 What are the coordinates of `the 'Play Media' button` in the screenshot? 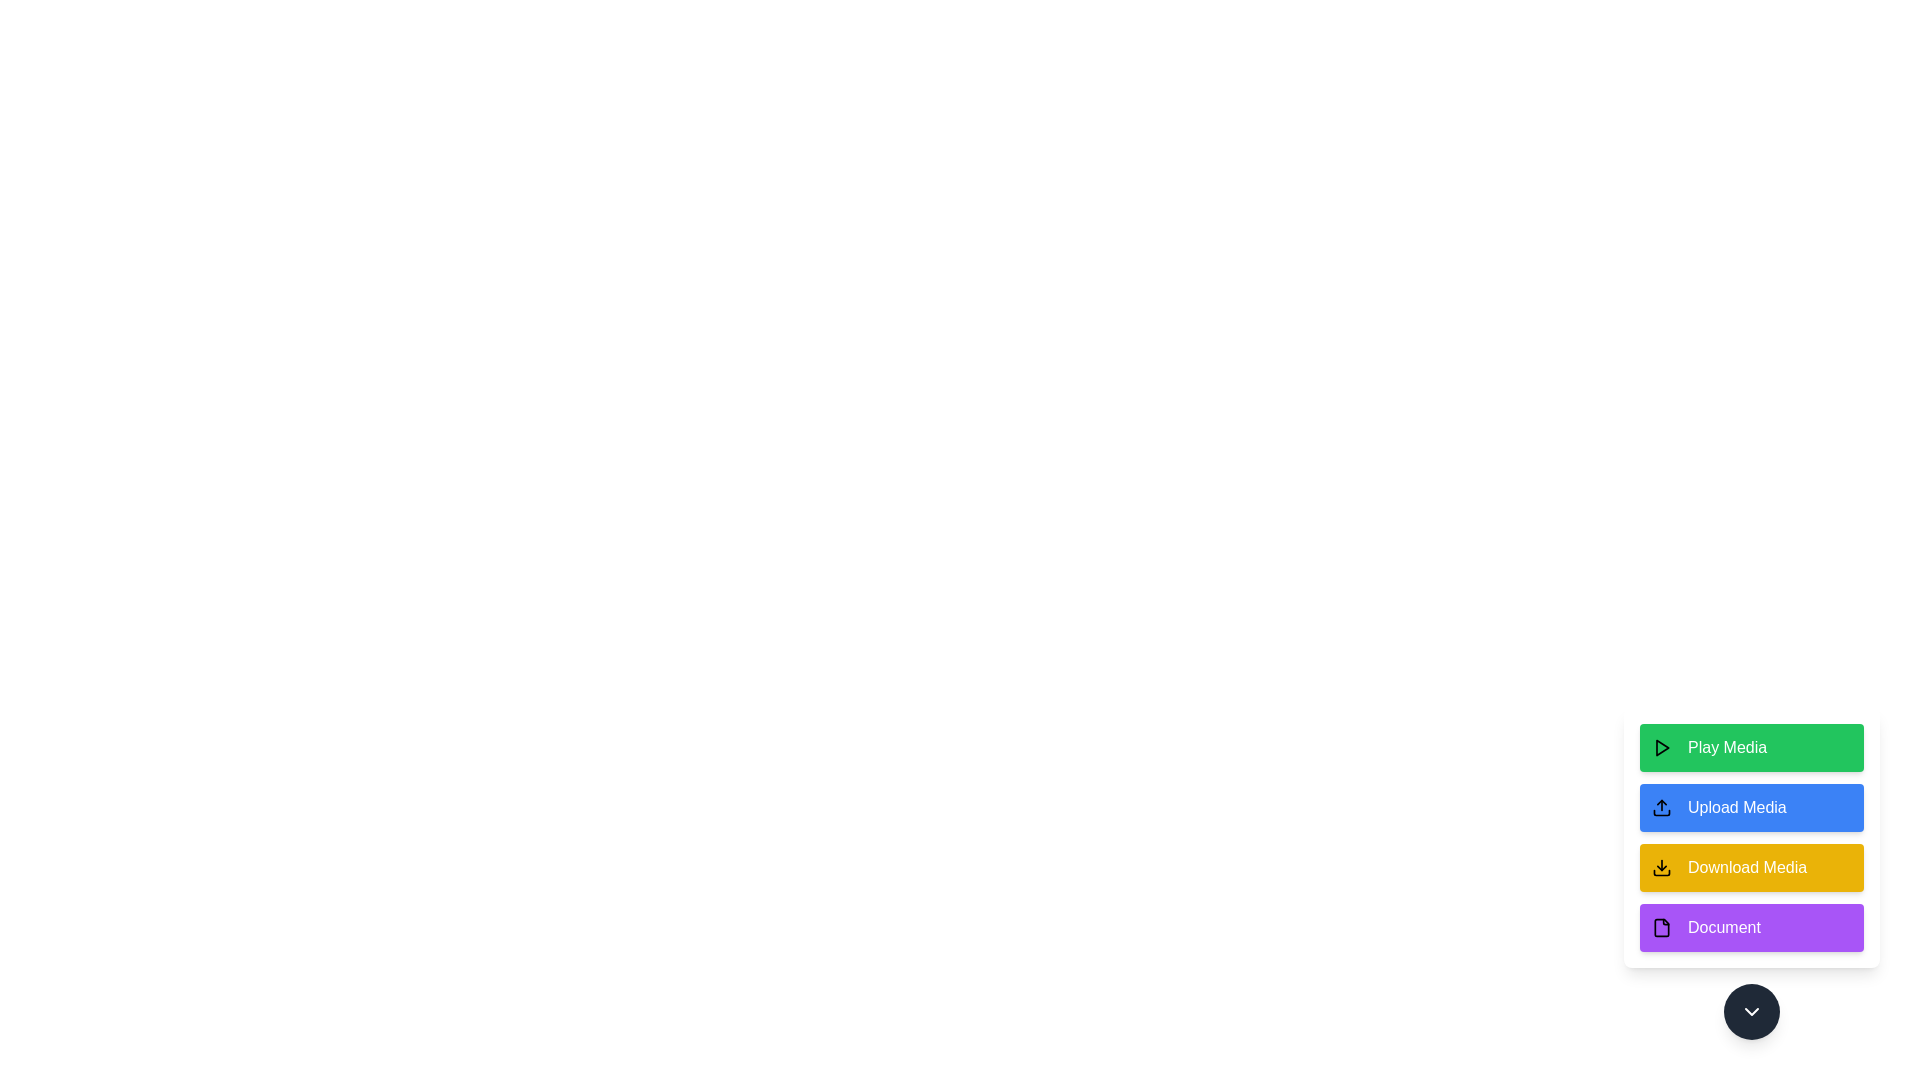 It's located at (1751, 748).